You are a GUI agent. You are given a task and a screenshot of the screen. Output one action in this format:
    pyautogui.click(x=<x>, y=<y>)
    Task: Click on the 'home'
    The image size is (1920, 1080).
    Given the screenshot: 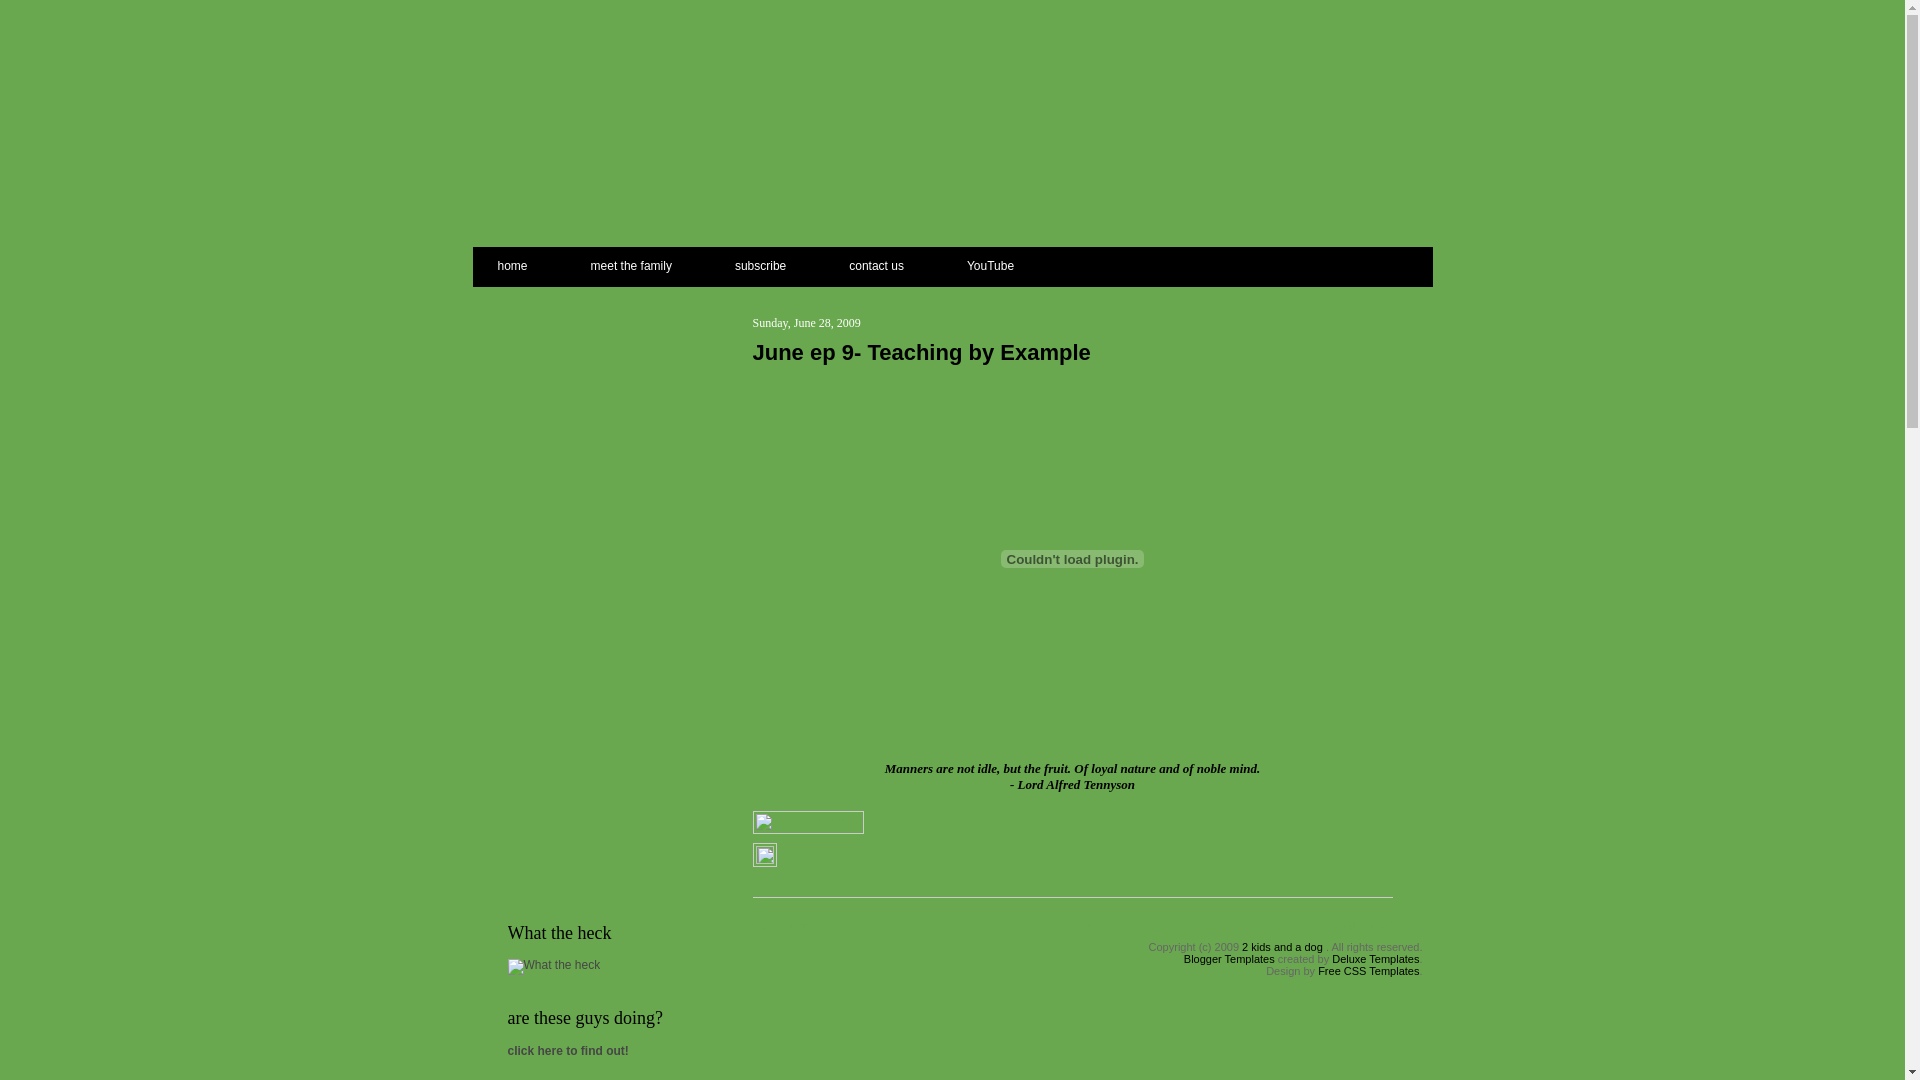 What is the action you would take?
    pyautogui.click(x=528, y=261)
    